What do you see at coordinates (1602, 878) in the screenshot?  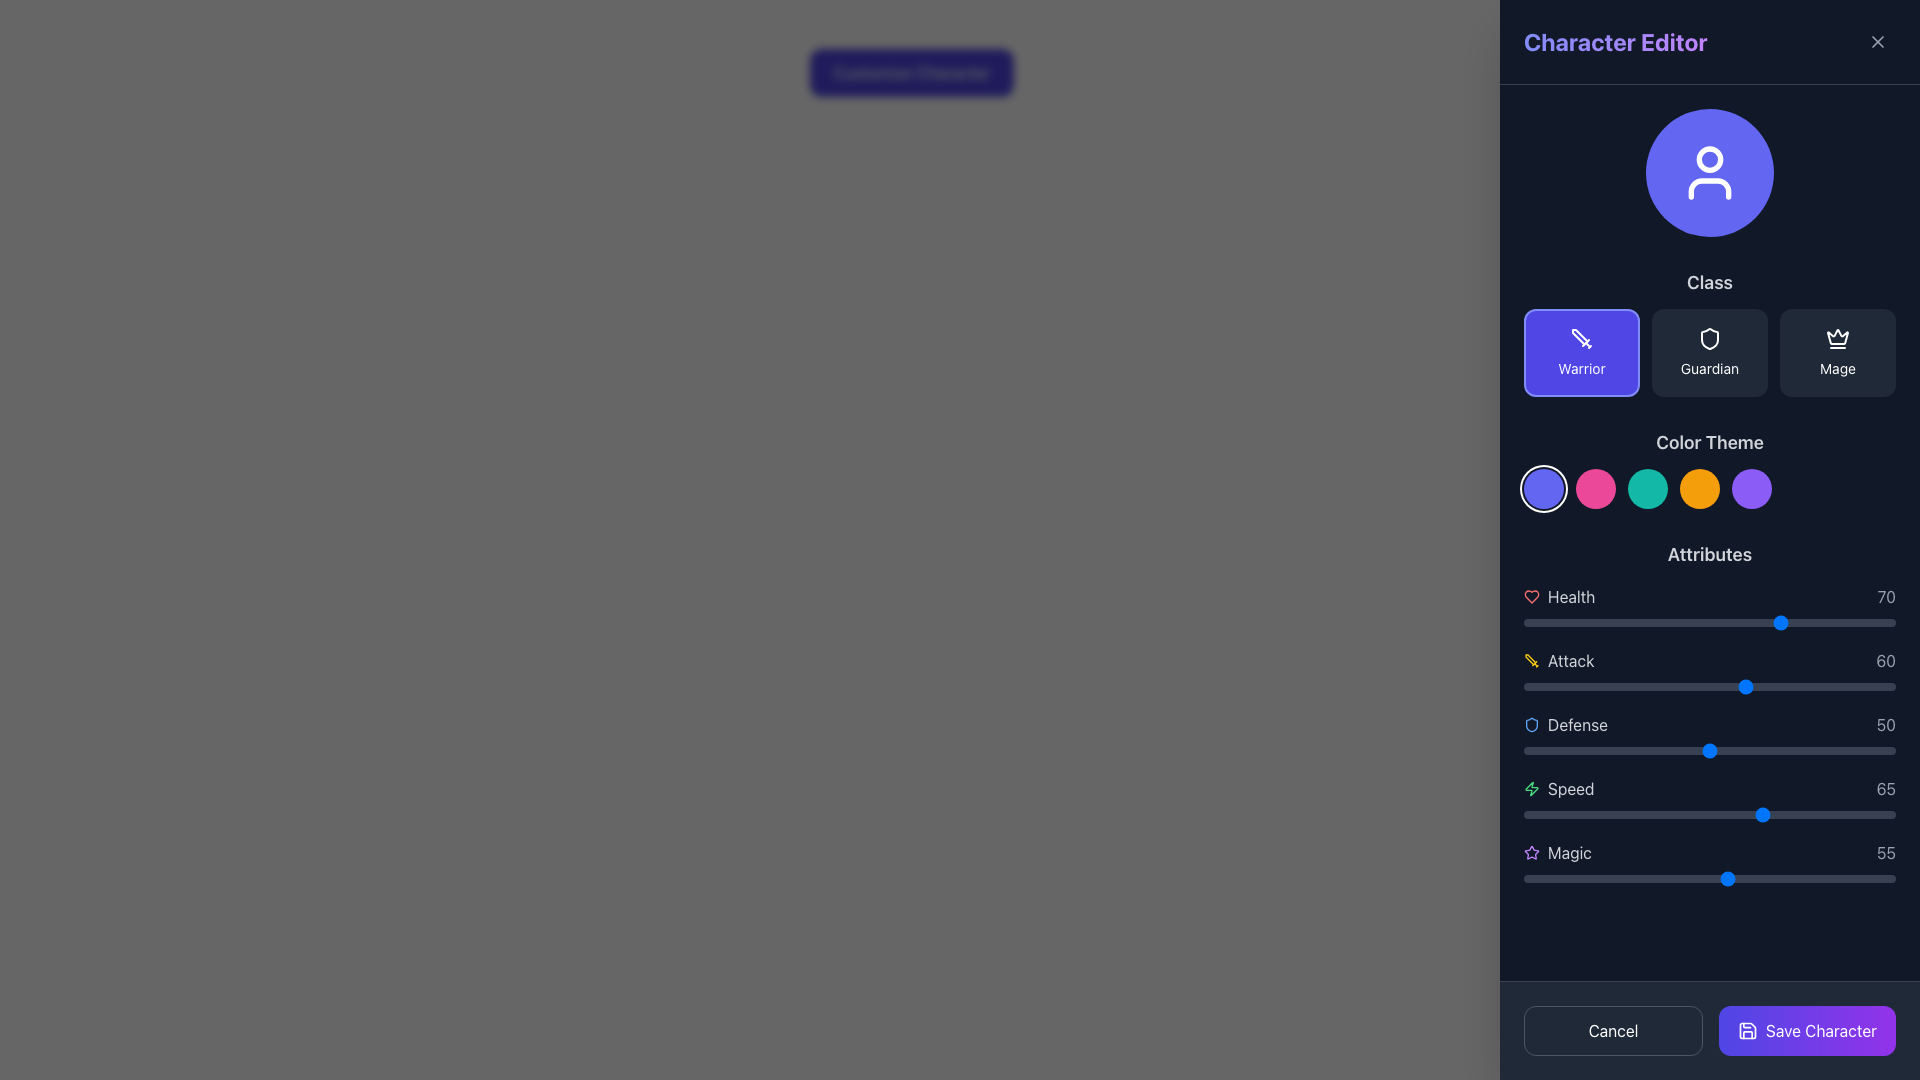 I see `the magic attribute` at bounding box center [1602, 878].